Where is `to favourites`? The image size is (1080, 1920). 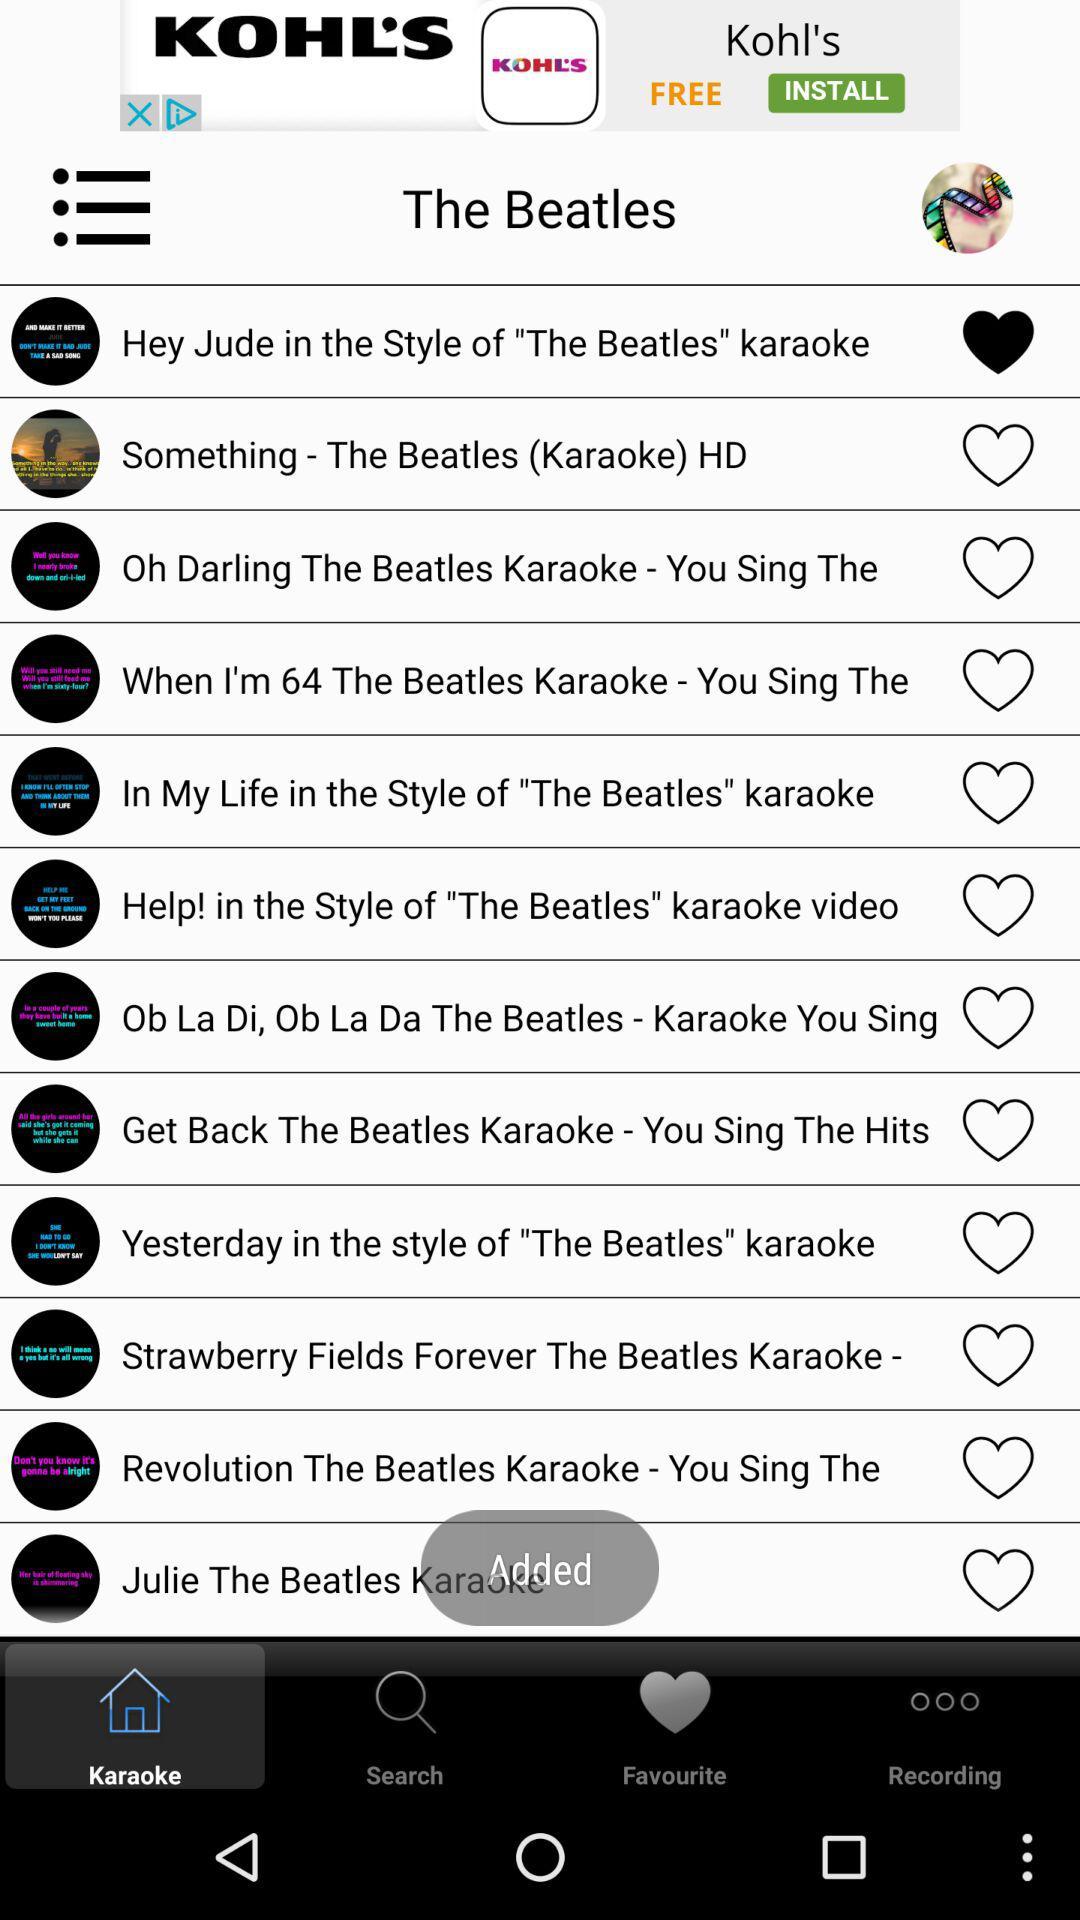
to favourites is located at coordinates (998, 678).